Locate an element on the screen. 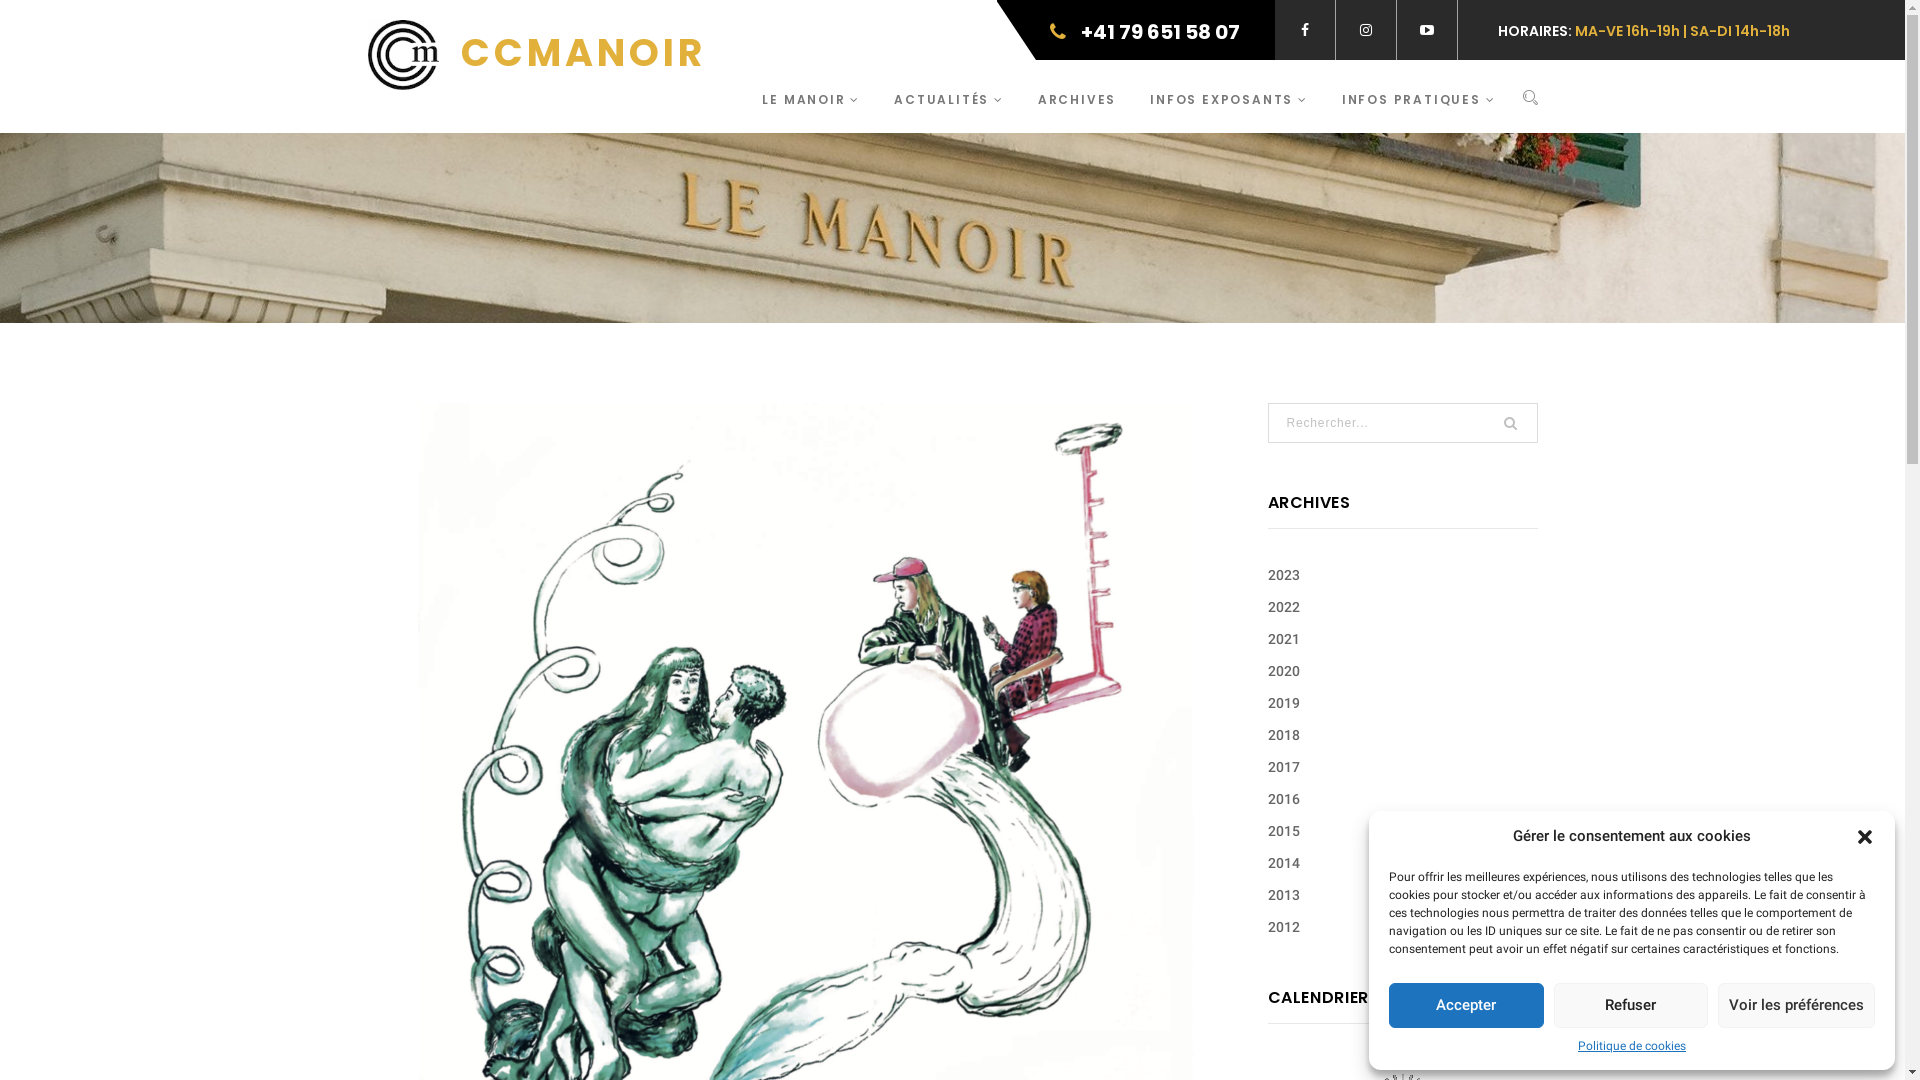 The width and height of the screenshot is (1920, 1080). 'Politique de cookies' is located at coordinates (1577, 1045).